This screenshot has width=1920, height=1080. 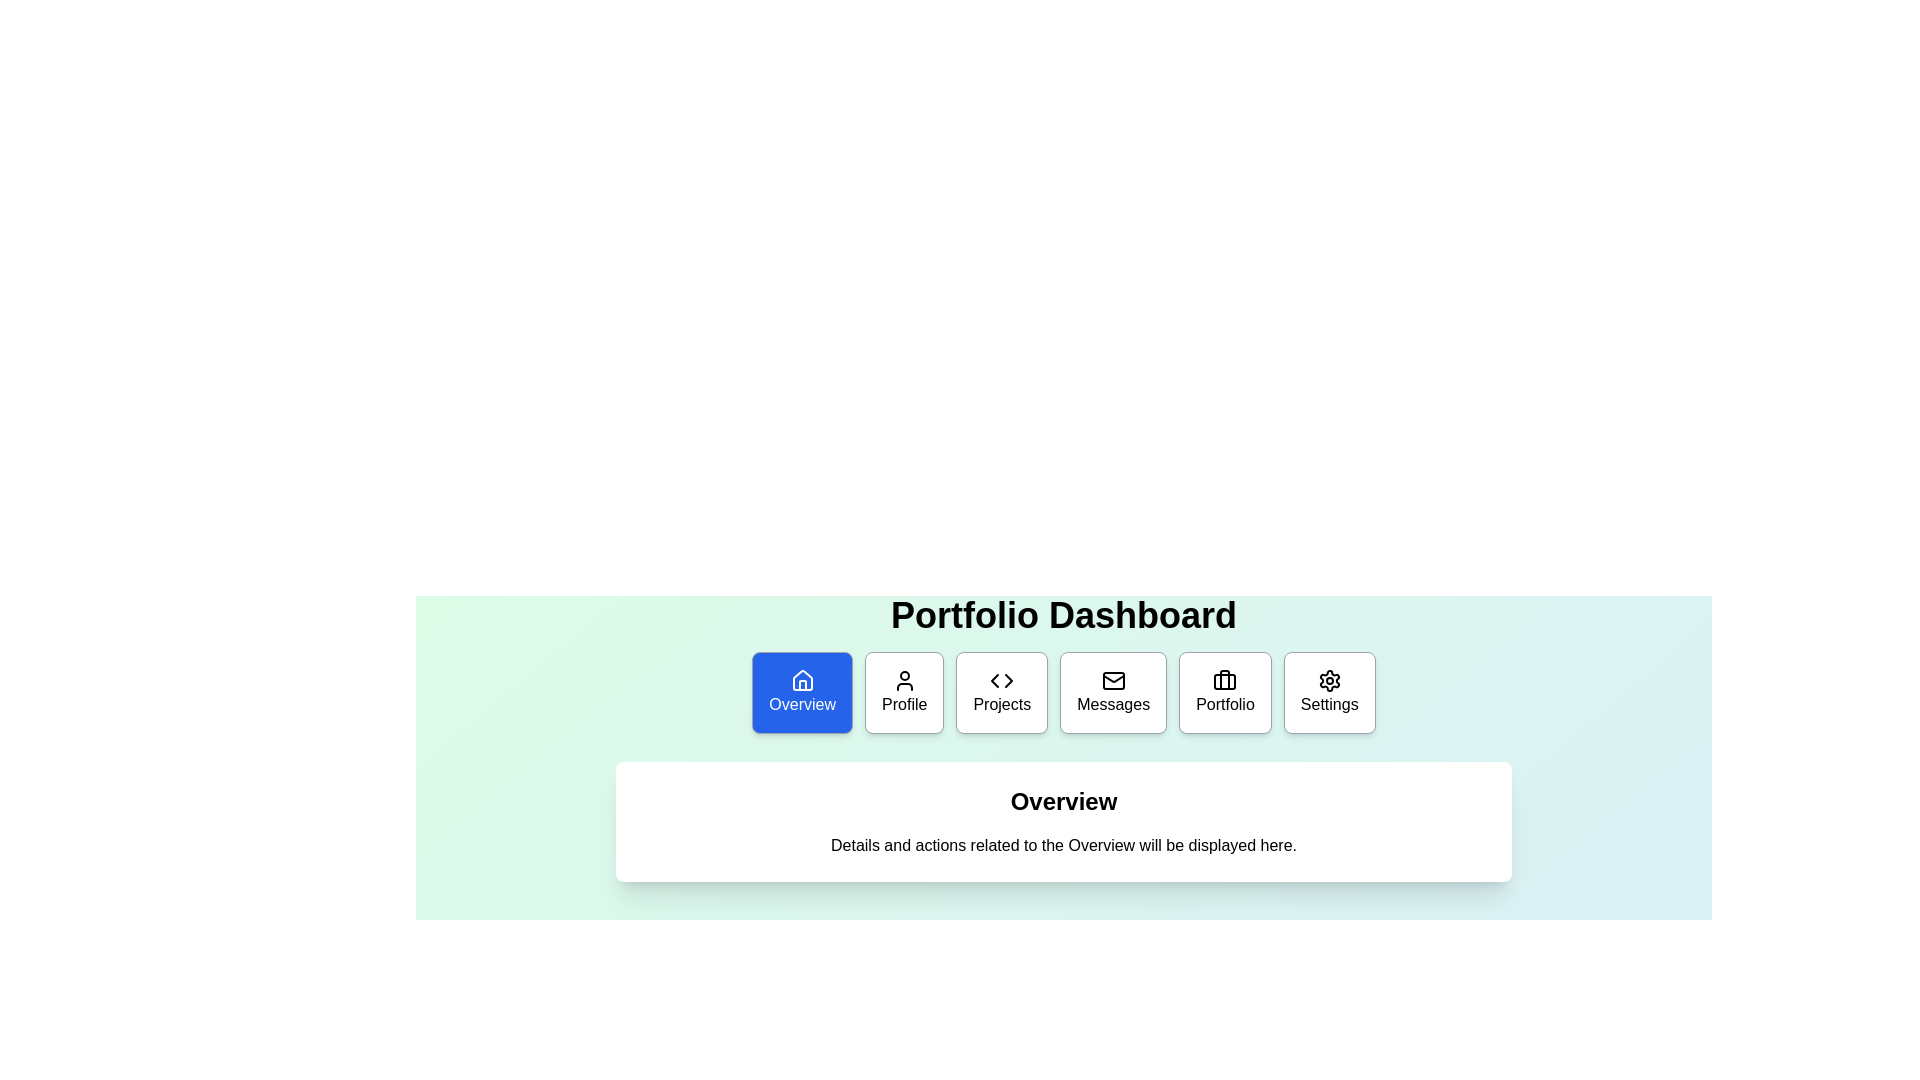 What do you see at coordinates (1002, 692) in the screenshot?
I see `the 'Projects' button, which is the third item in the horizontal row of menu buttons` at bounding box center [1002, 692].